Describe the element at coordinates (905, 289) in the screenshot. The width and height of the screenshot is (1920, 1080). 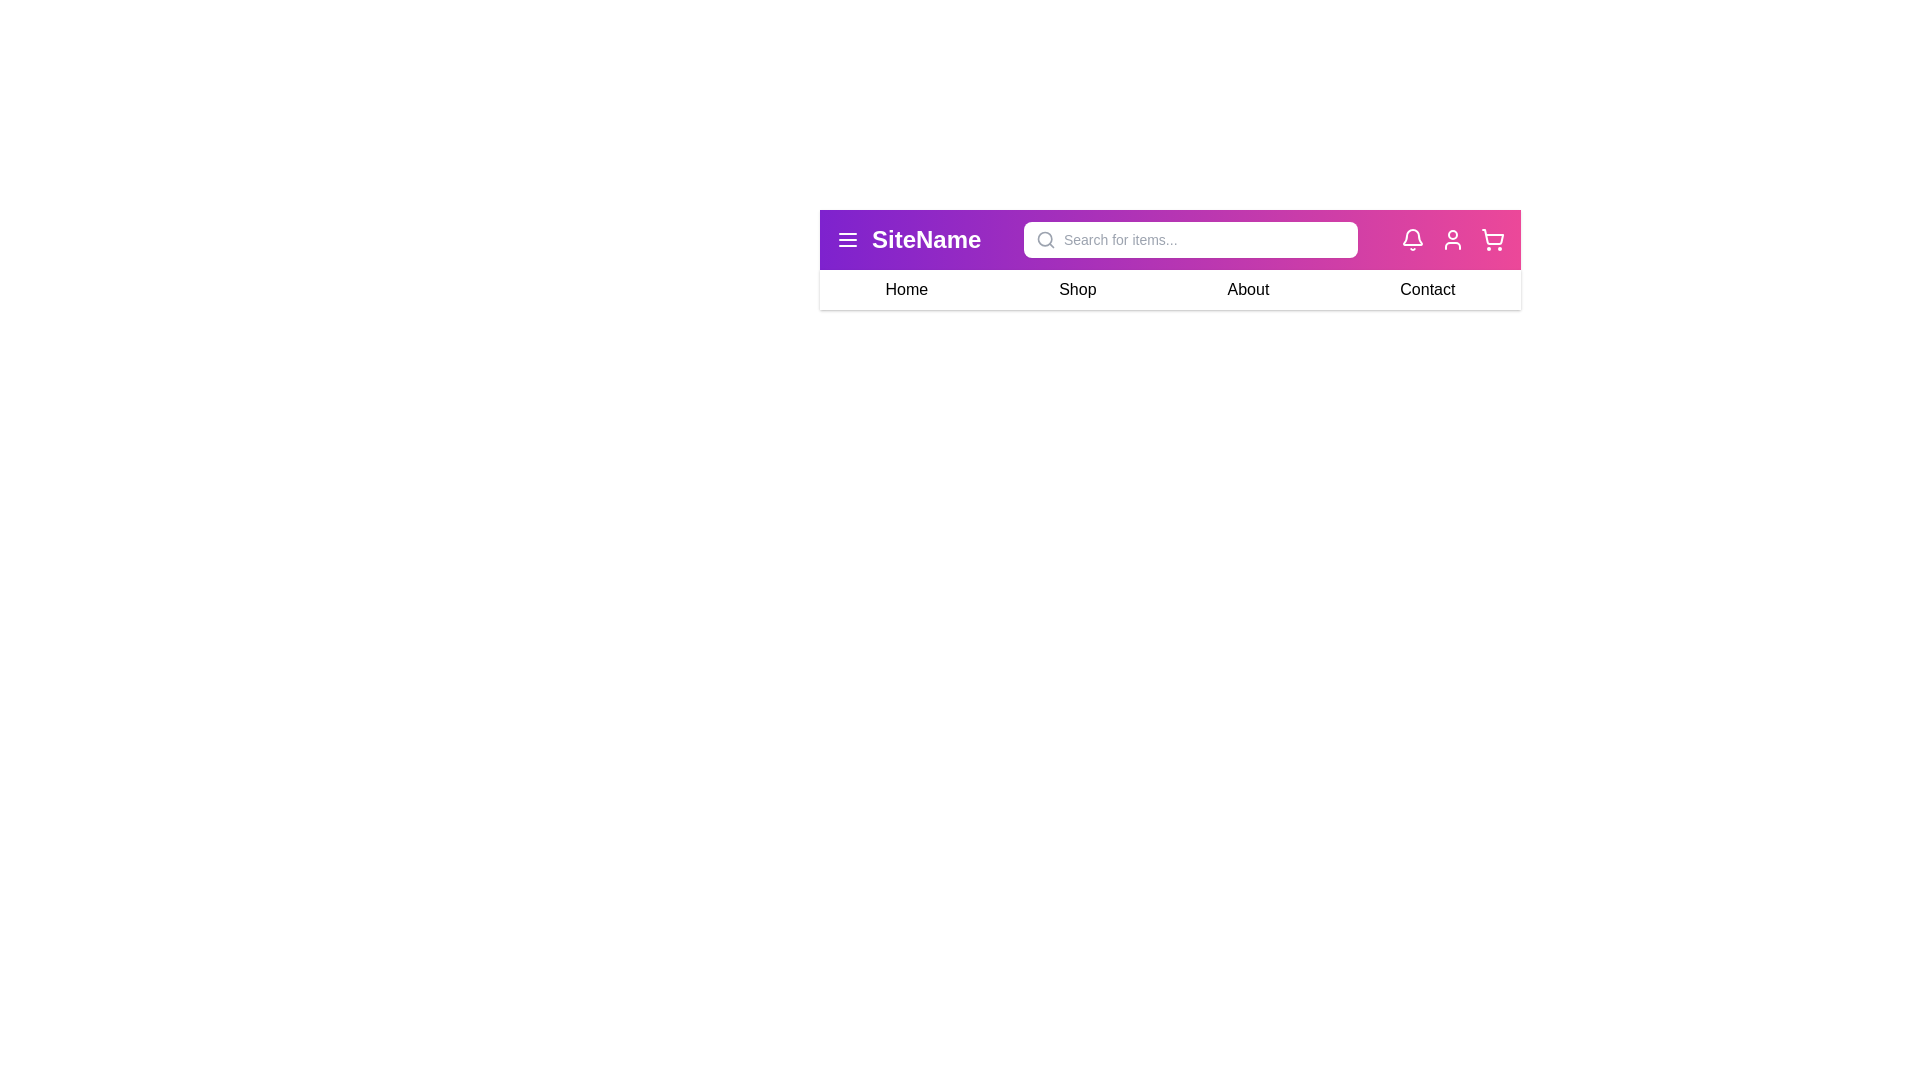
I see `the navigation menu item labeled Home` at that location.